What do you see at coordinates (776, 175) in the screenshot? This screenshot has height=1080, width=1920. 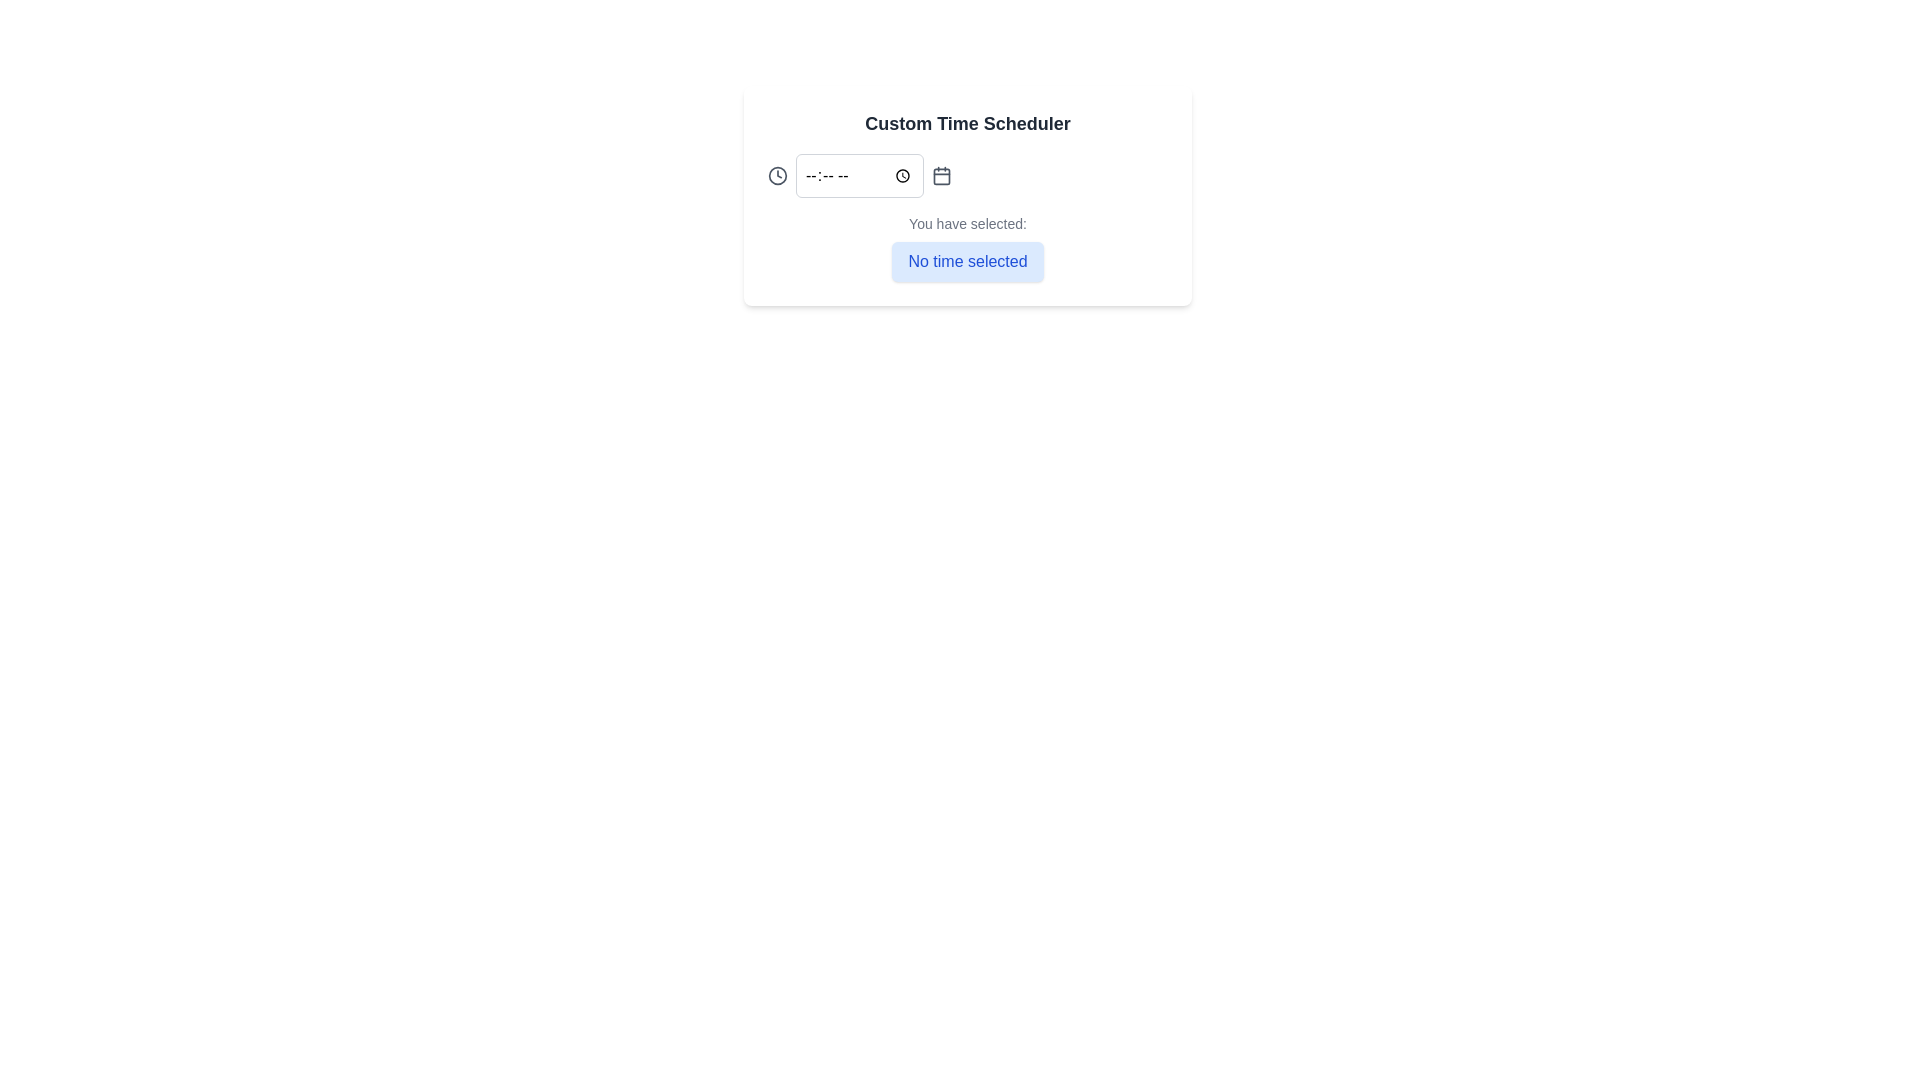 I see `the clock icon located on the left side of the time input field, which serves as an indicator of the time selection functionality` at bounding box center [776, 175].